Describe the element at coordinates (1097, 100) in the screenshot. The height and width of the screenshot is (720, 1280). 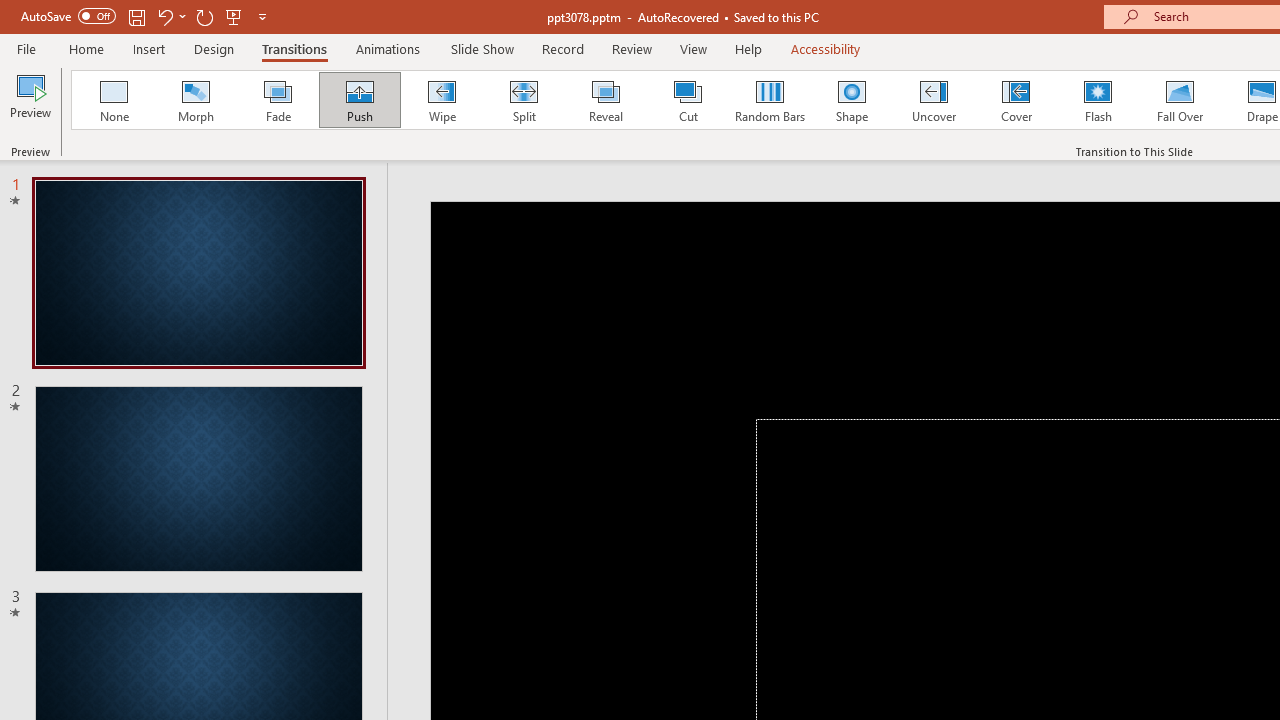
I see `'Flash'` at that location.